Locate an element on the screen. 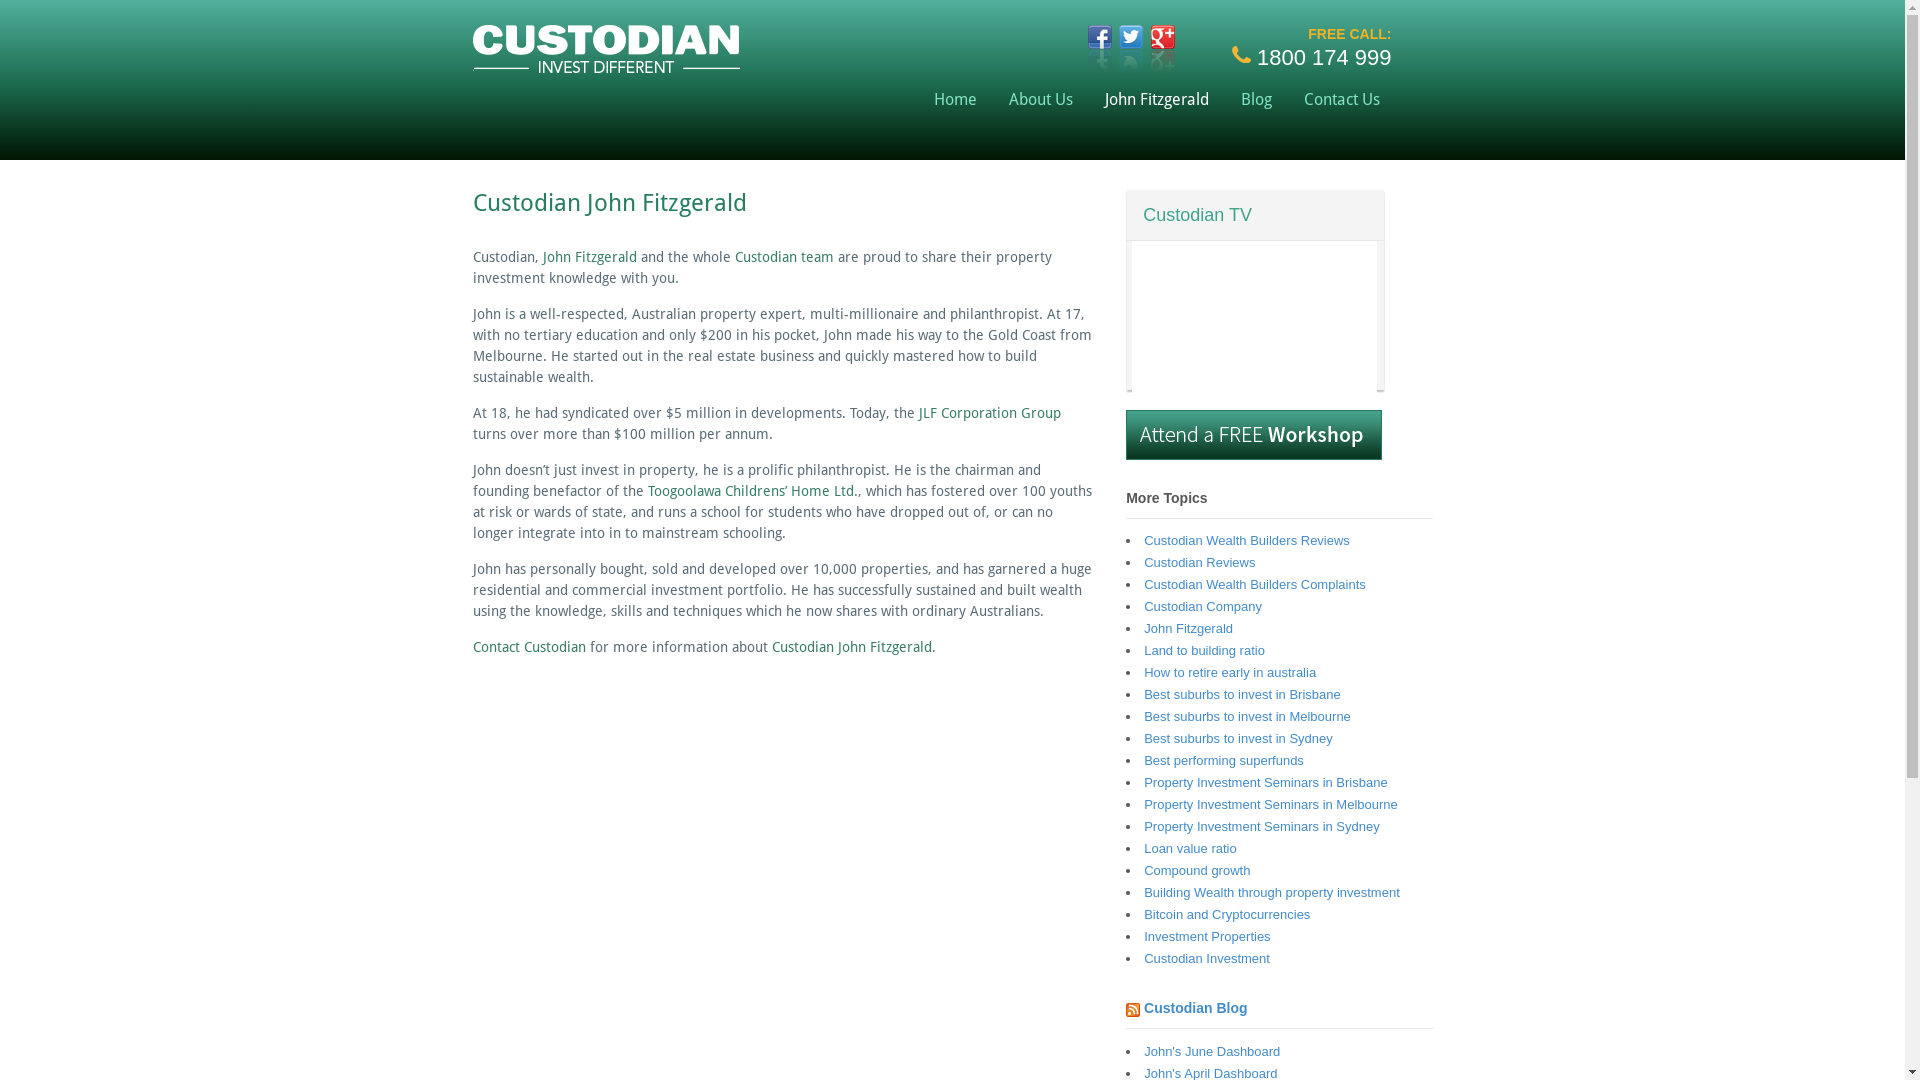  'Building Wealth through property investment' is located at coordinates (1271, 891).